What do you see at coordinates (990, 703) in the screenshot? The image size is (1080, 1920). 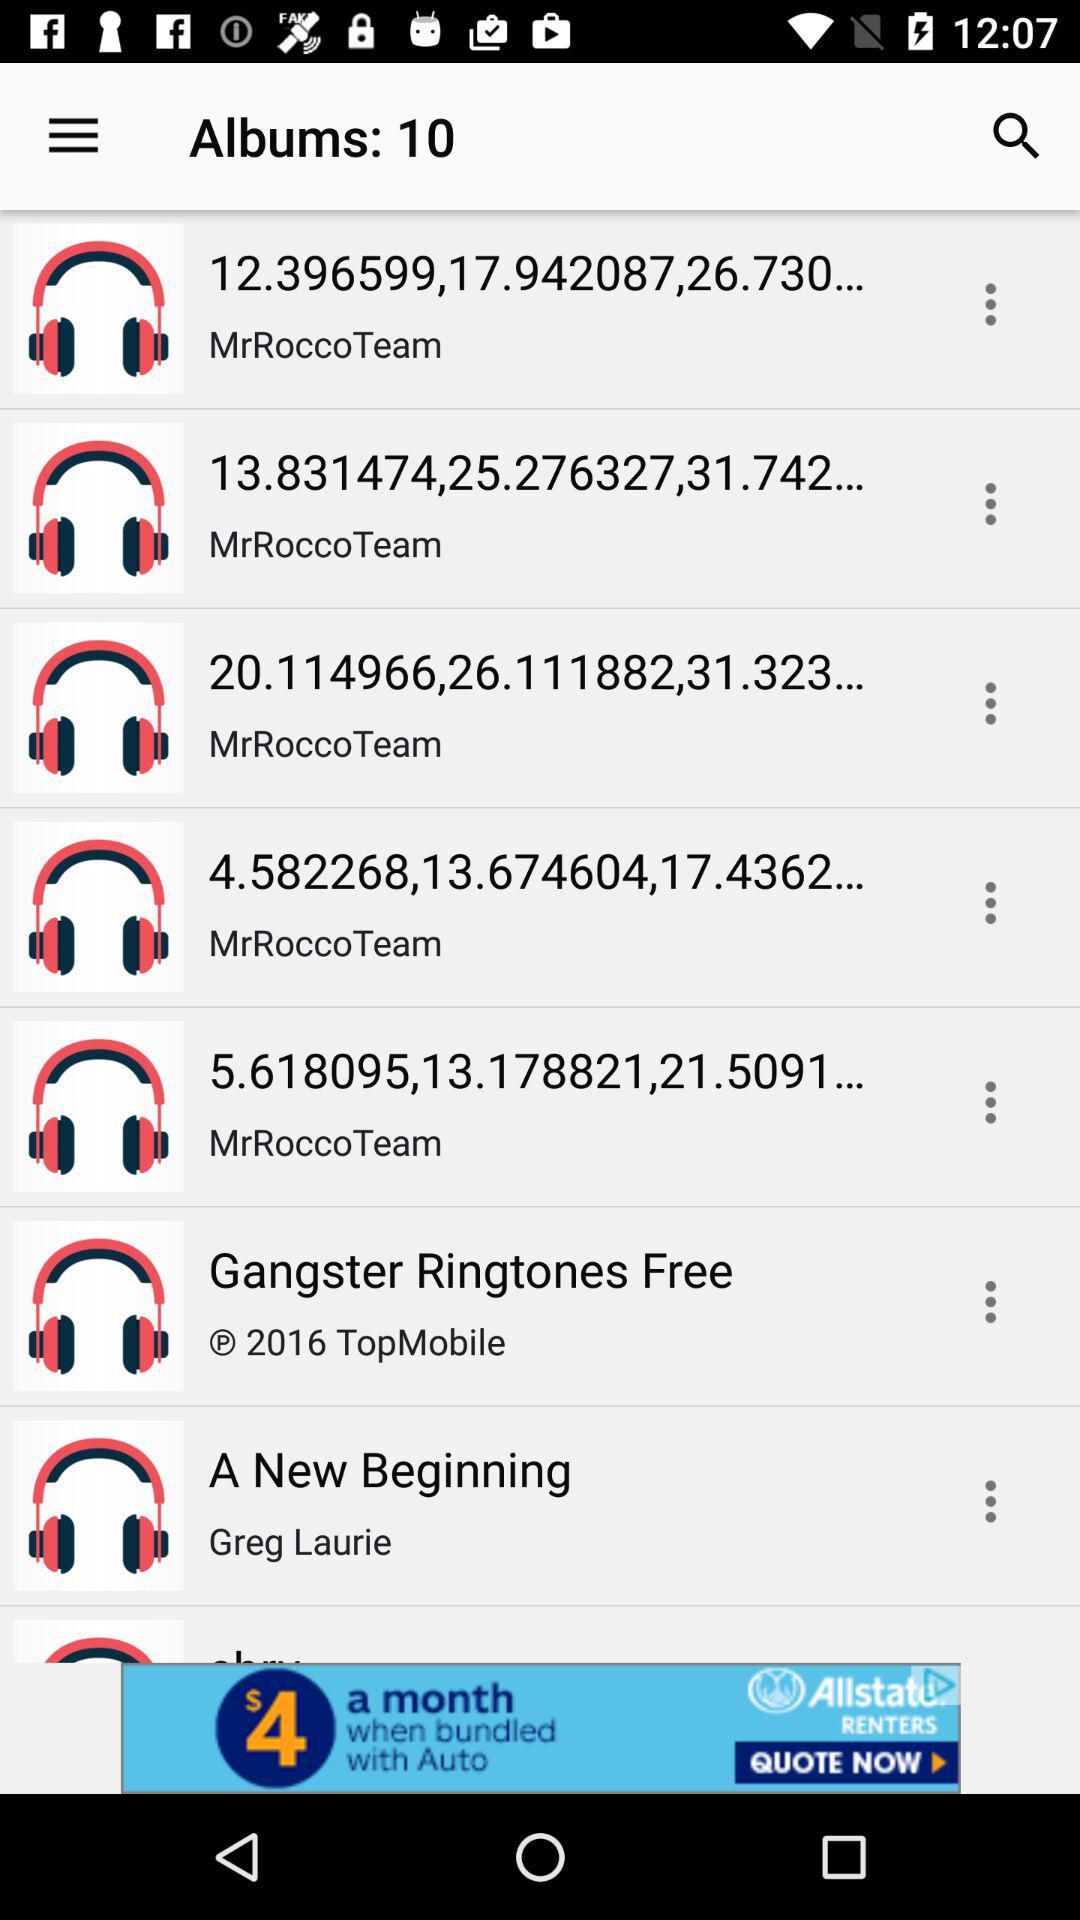 I see `more info` at bounding box center [990, 703].